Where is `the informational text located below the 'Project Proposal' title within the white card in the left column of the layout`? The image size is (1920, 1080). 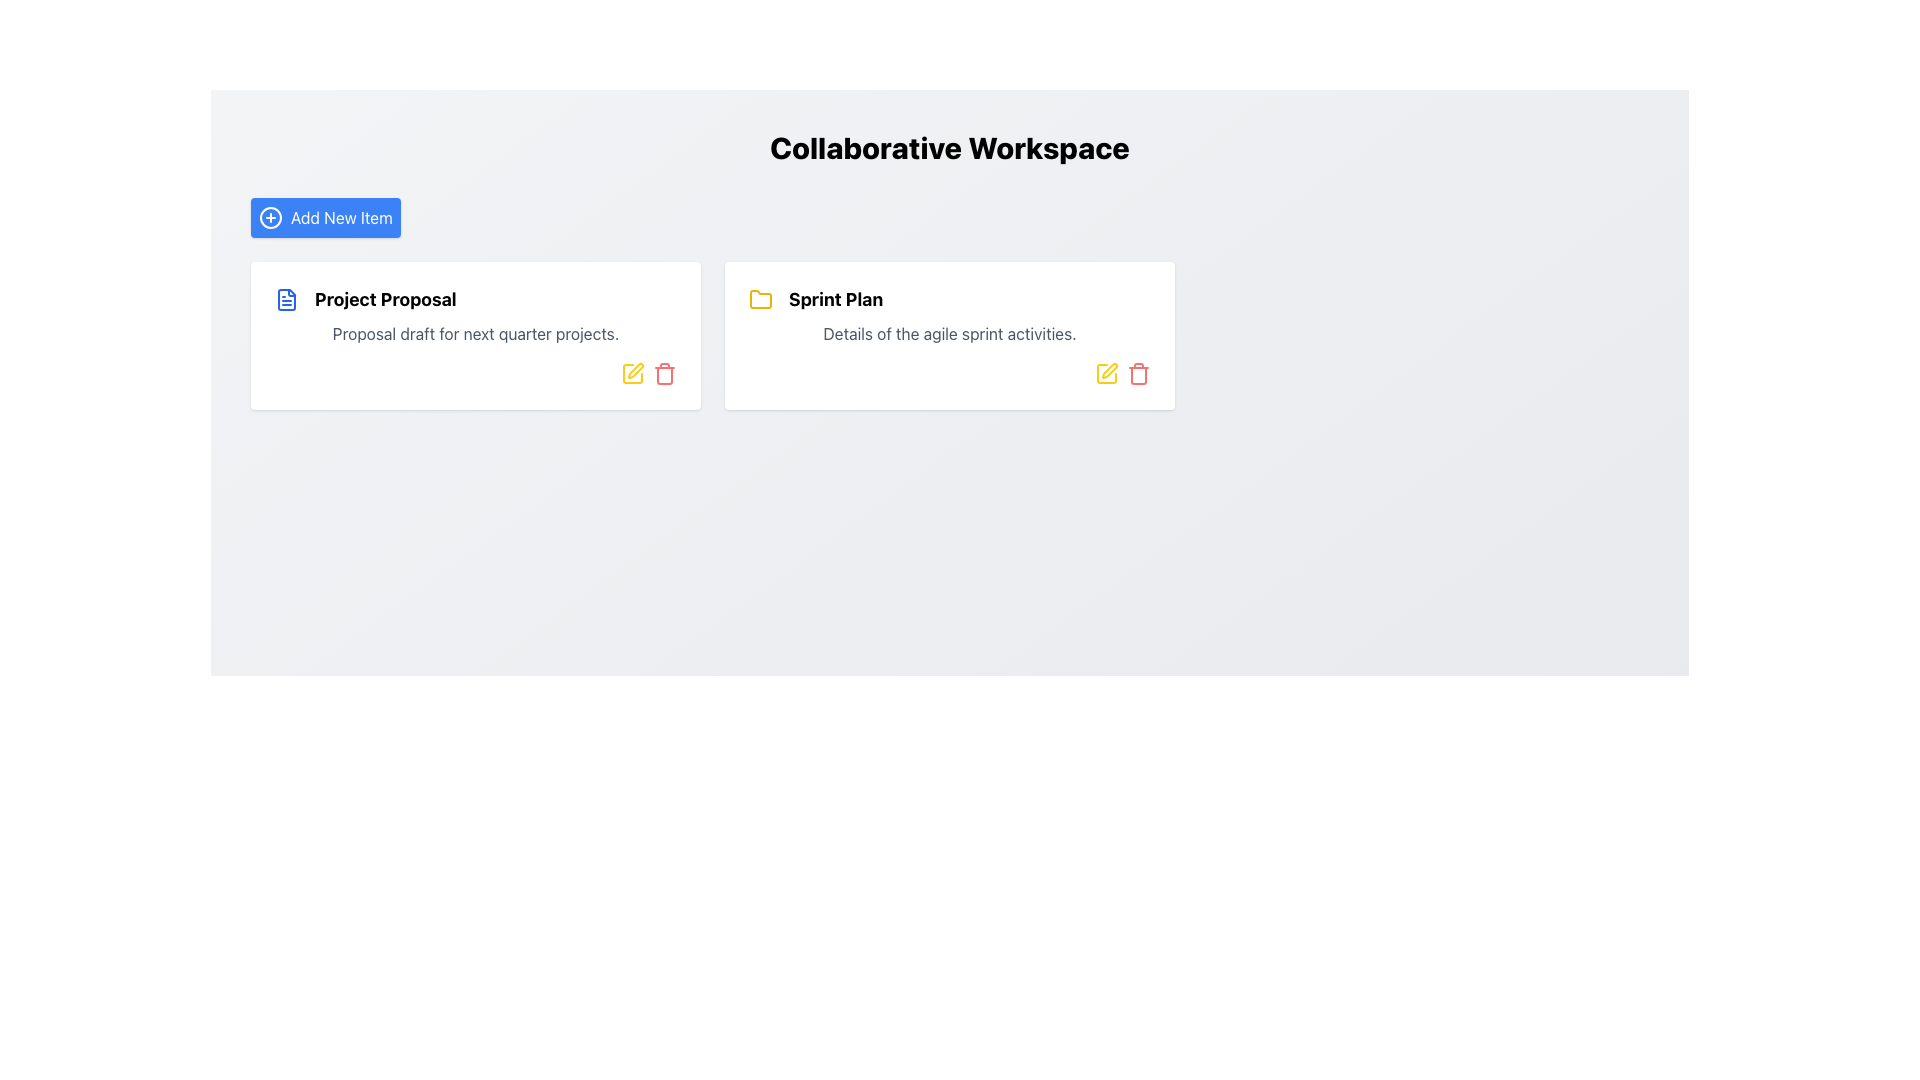
the informational text located below the 'Project Proposal' title within the white card in the left column of the layout is located at coordinates (474, 333).